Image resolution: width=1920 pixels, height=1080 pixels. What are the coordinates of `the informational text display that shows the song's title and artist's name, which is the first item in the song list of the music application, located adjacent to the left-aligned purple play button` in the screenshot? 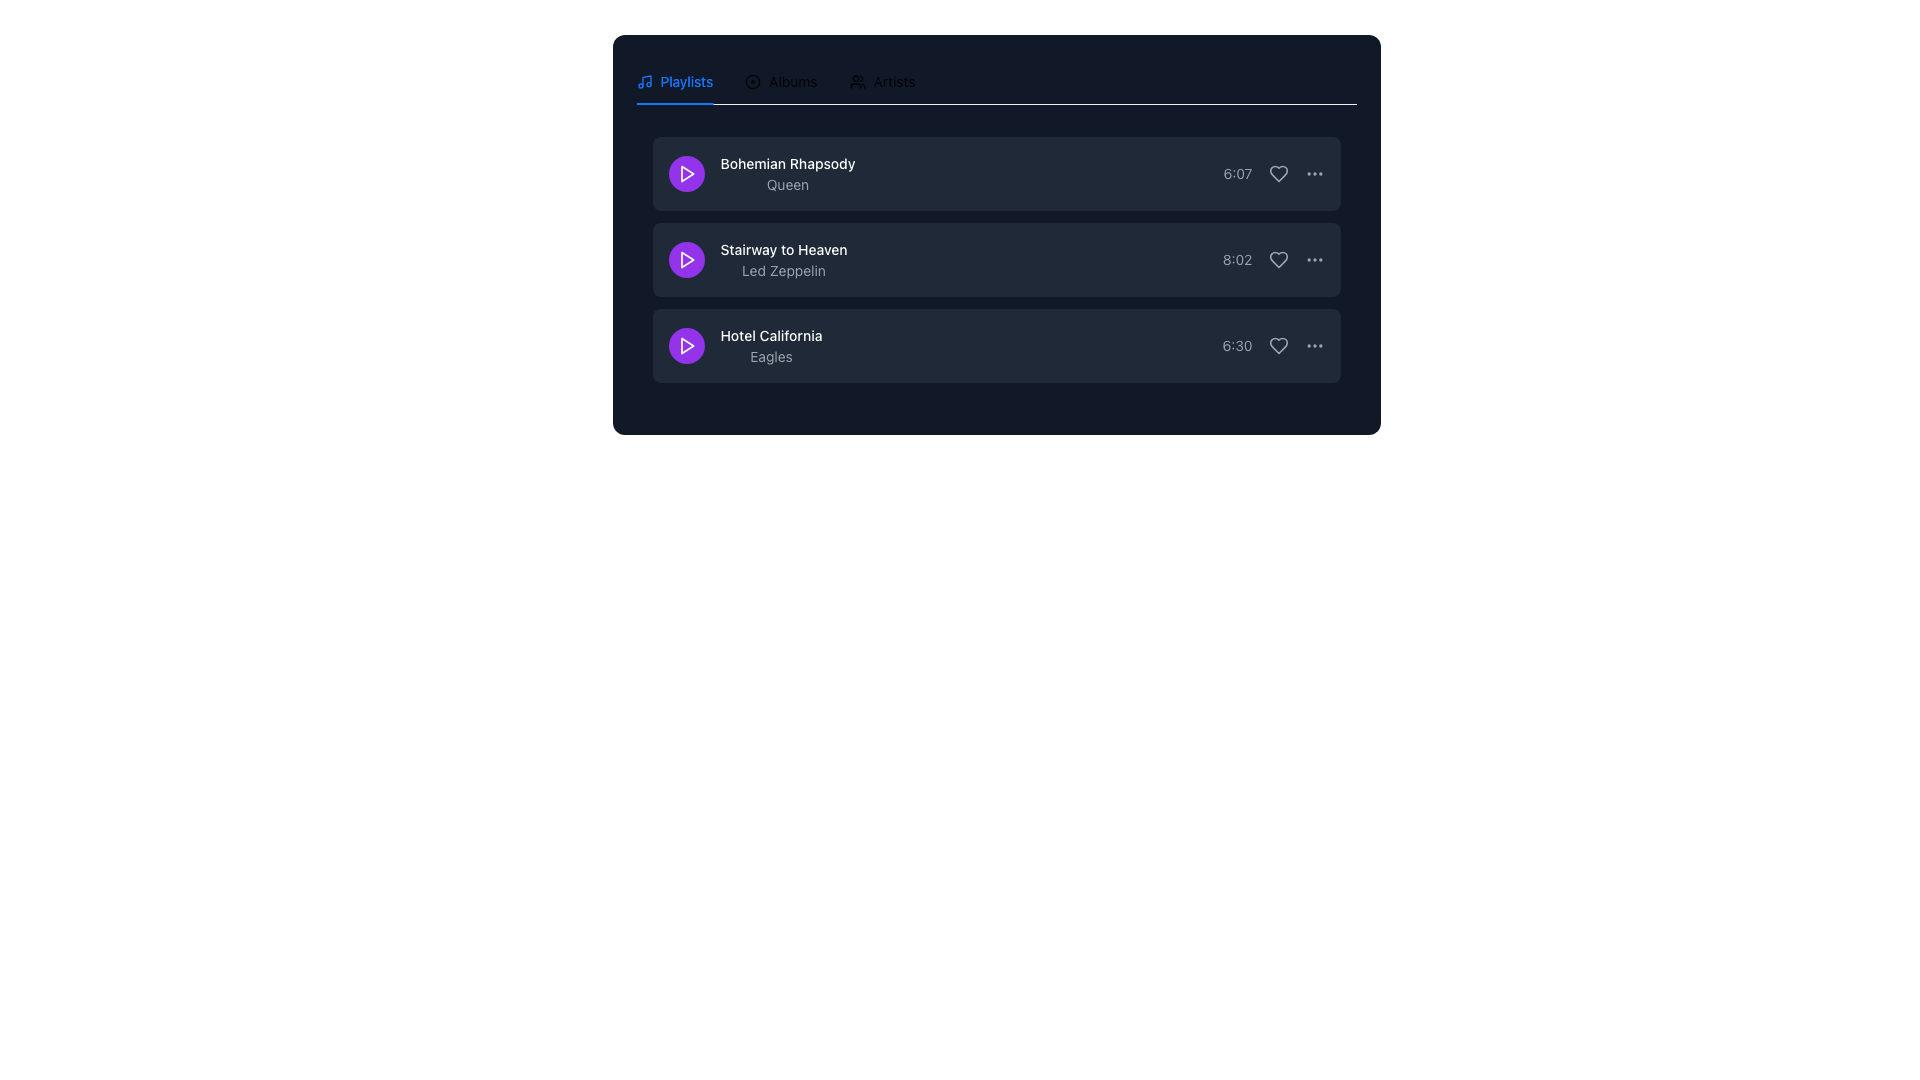 It's located at (786, 172).